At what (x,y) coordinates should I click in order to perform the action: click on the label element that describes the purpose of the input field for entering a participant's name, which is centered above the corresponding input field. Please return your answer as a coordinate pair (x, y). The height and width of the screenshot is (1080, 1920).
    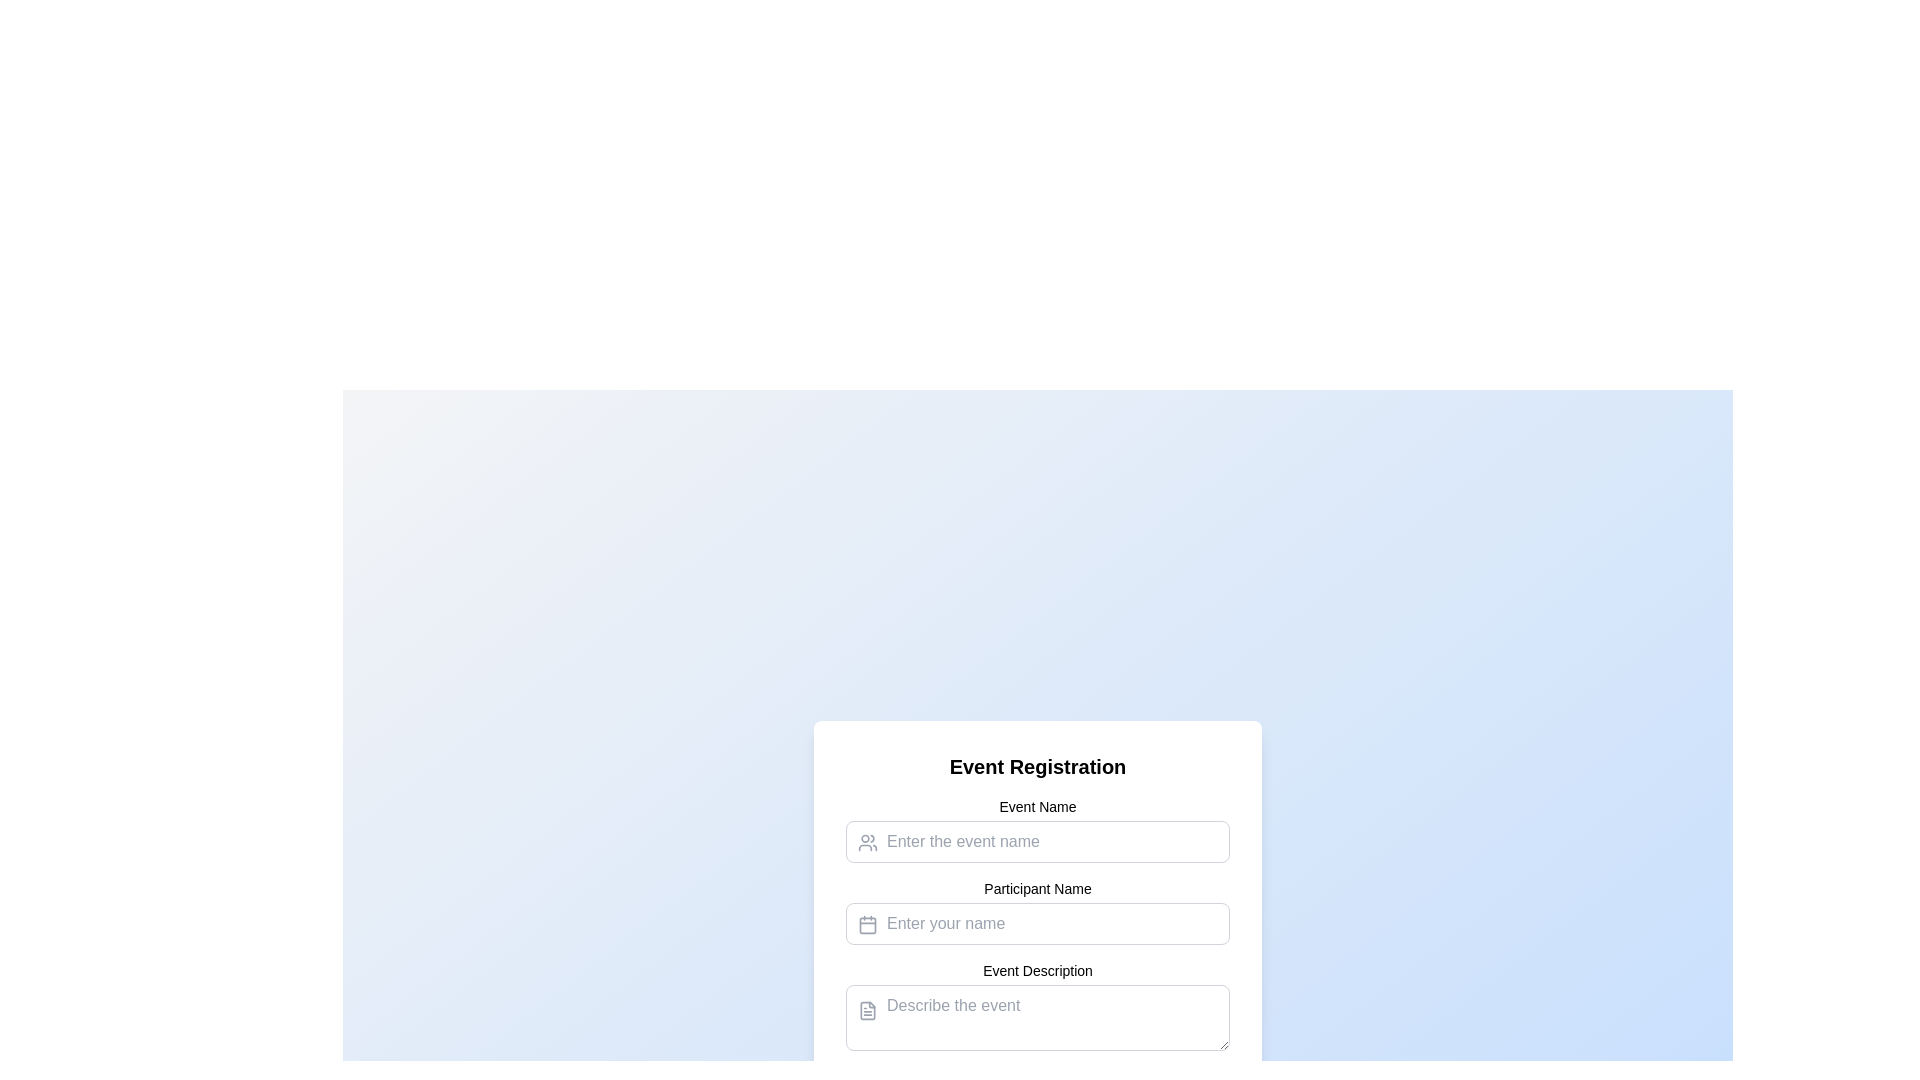
    Looking at the image, I should click on (1037, 887).